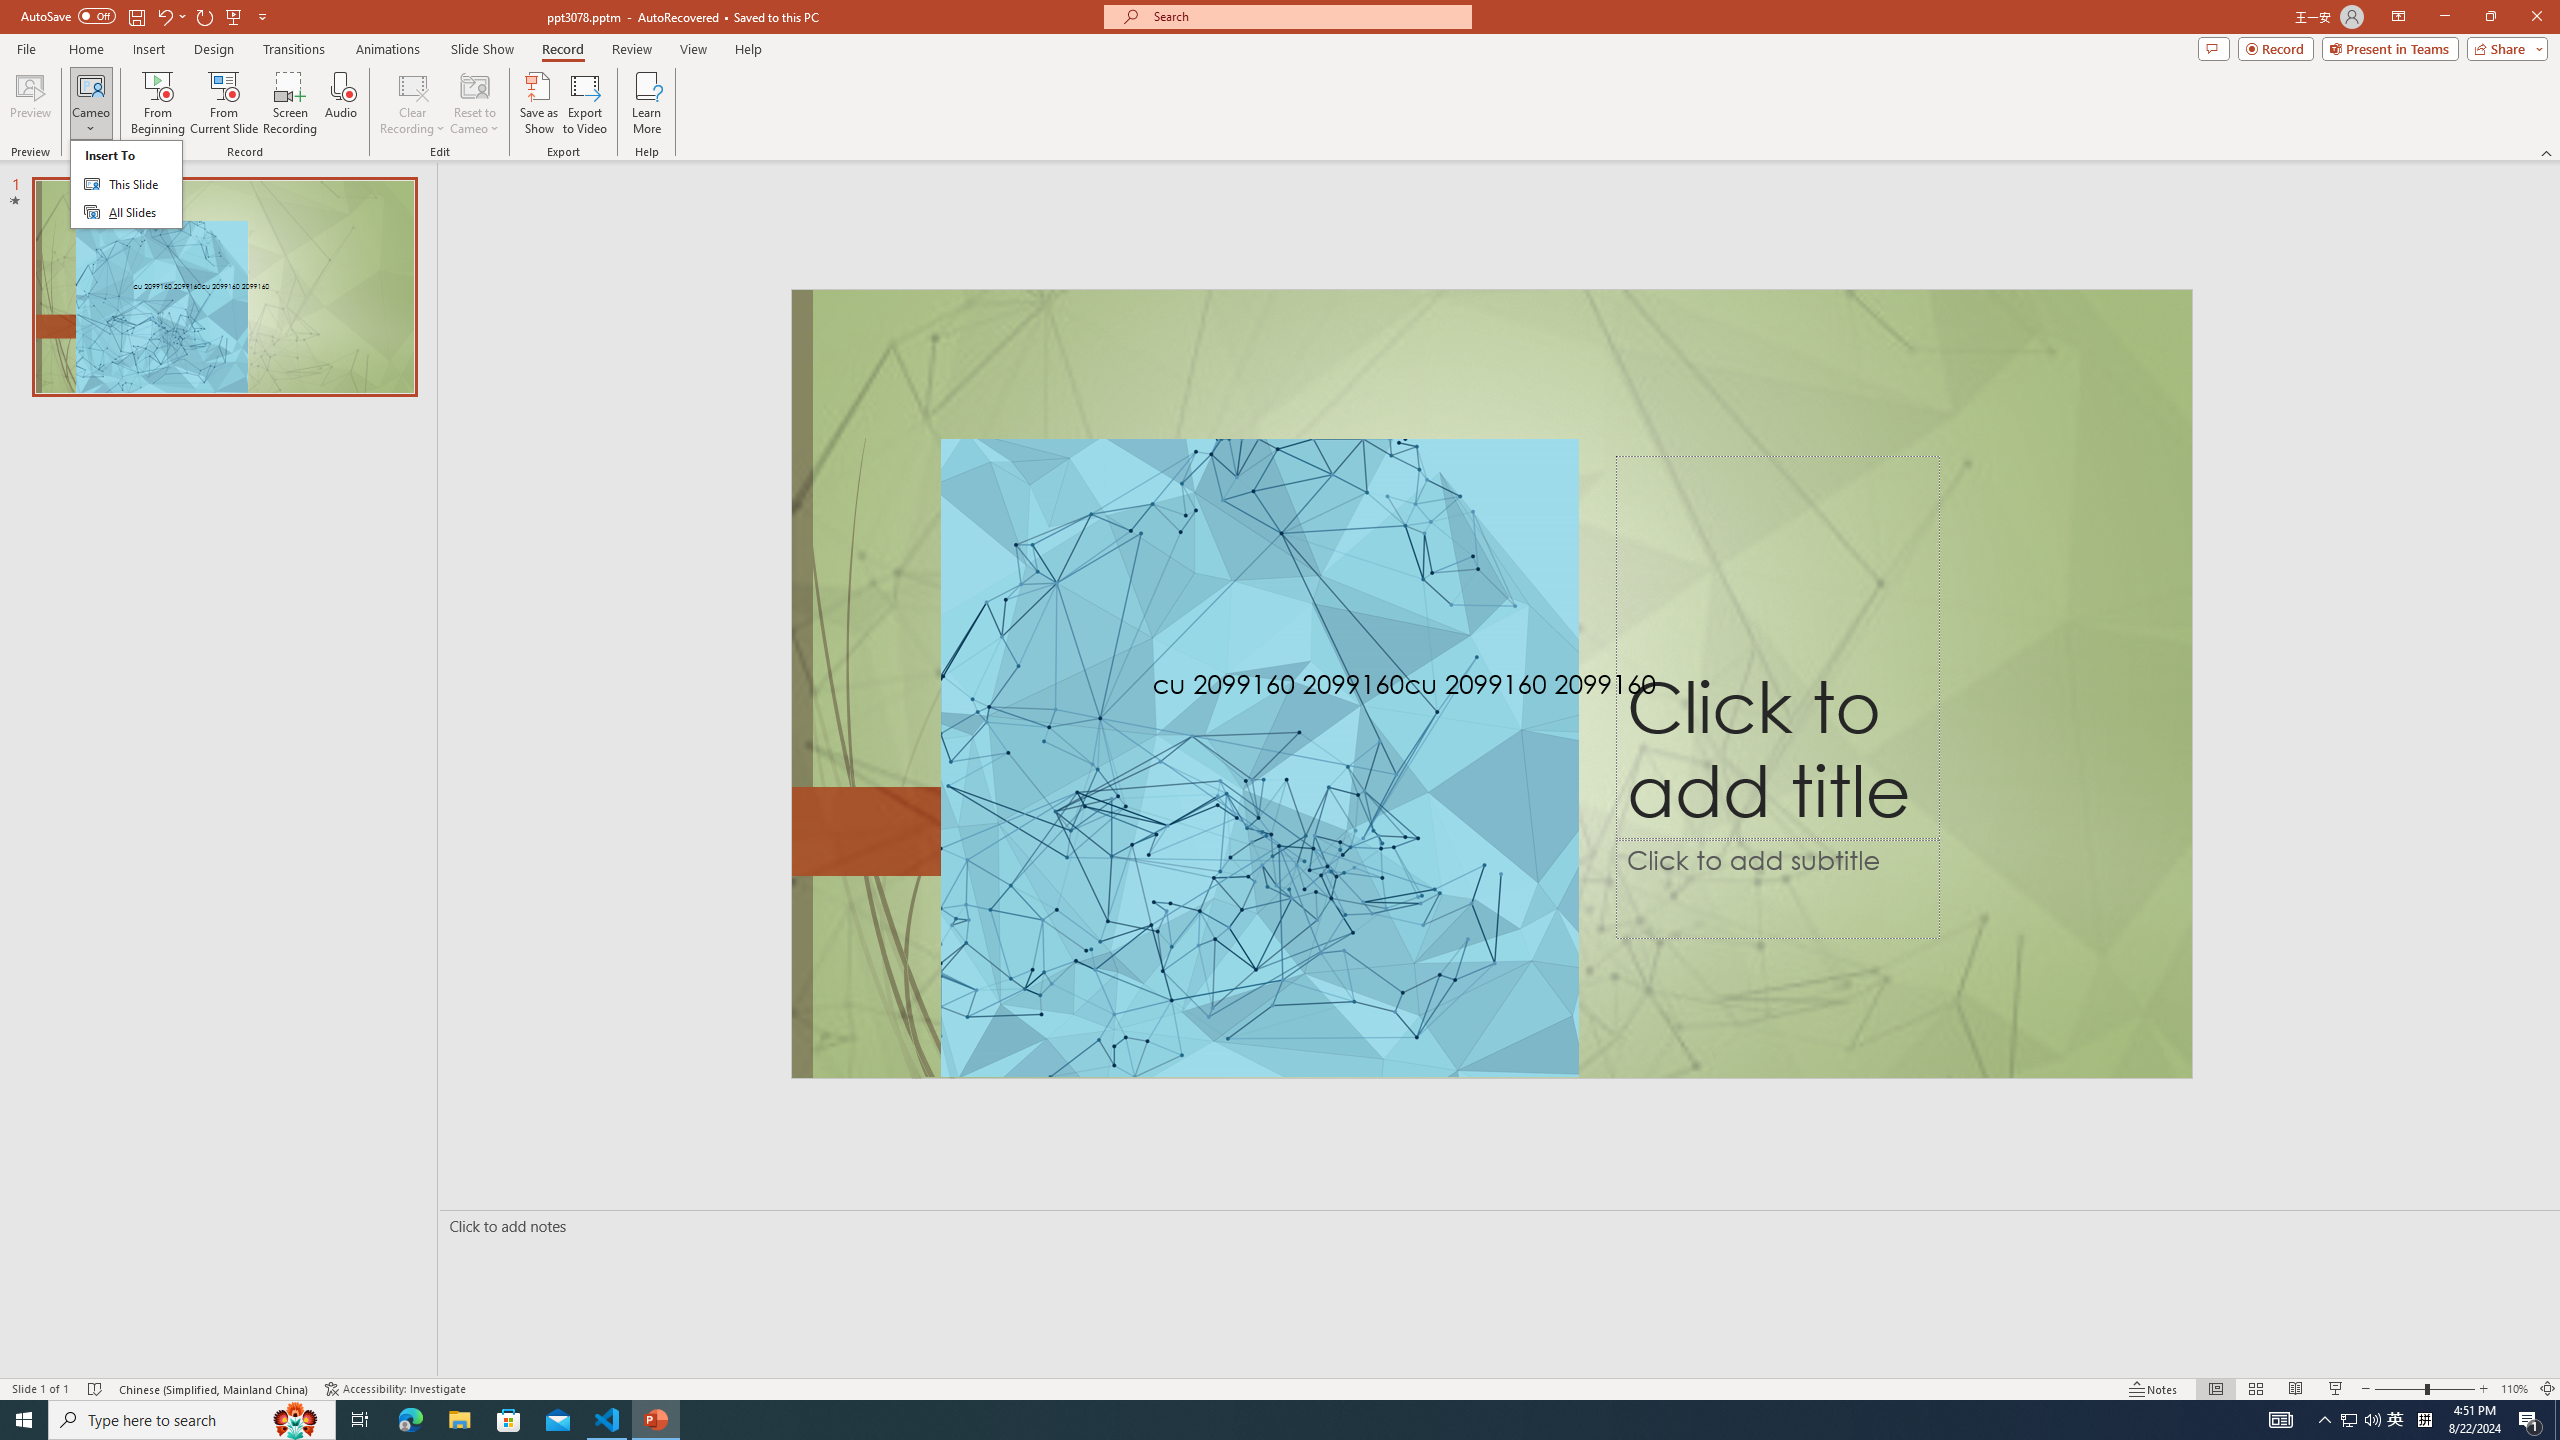  I want to click on 'Q2790: 100%', so click(2372, 1418).